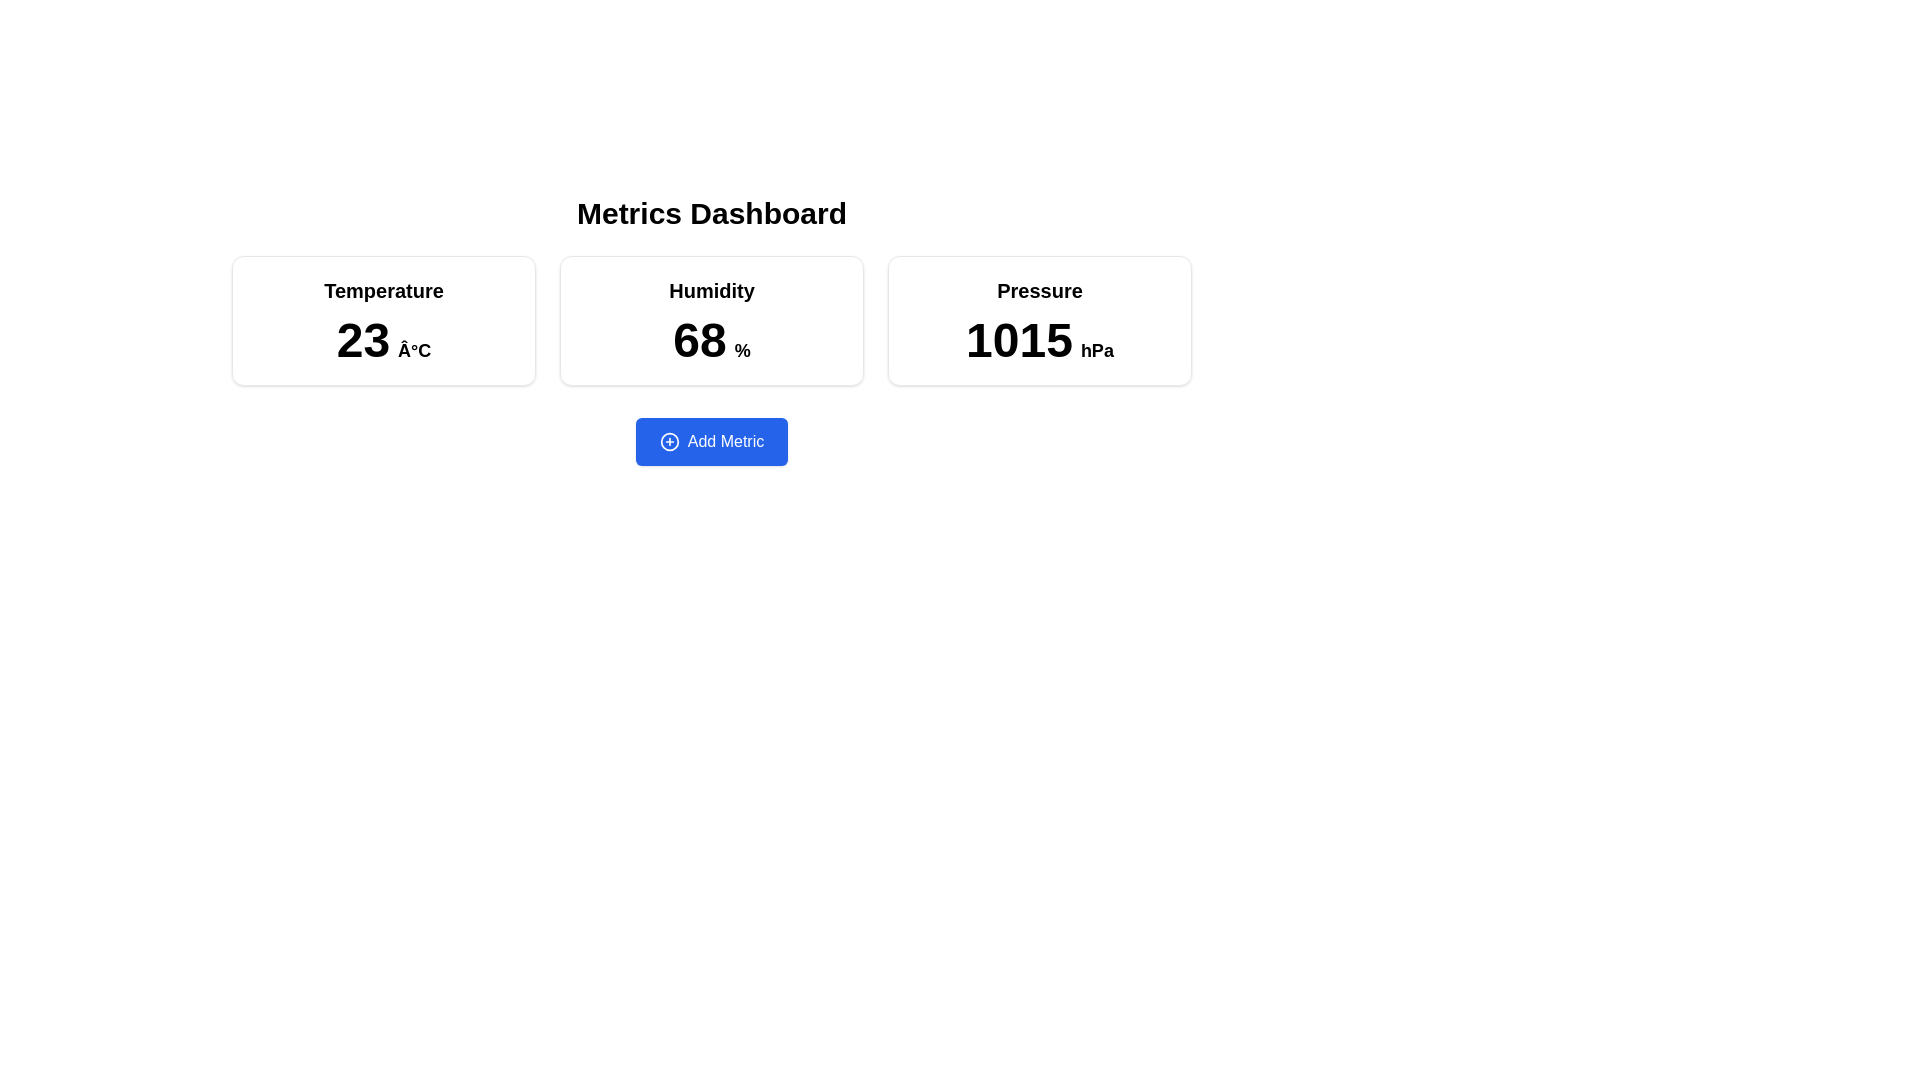  I want to click on the leftmost informational card displaying the current temperature in the grid layout, so click(384, 319).